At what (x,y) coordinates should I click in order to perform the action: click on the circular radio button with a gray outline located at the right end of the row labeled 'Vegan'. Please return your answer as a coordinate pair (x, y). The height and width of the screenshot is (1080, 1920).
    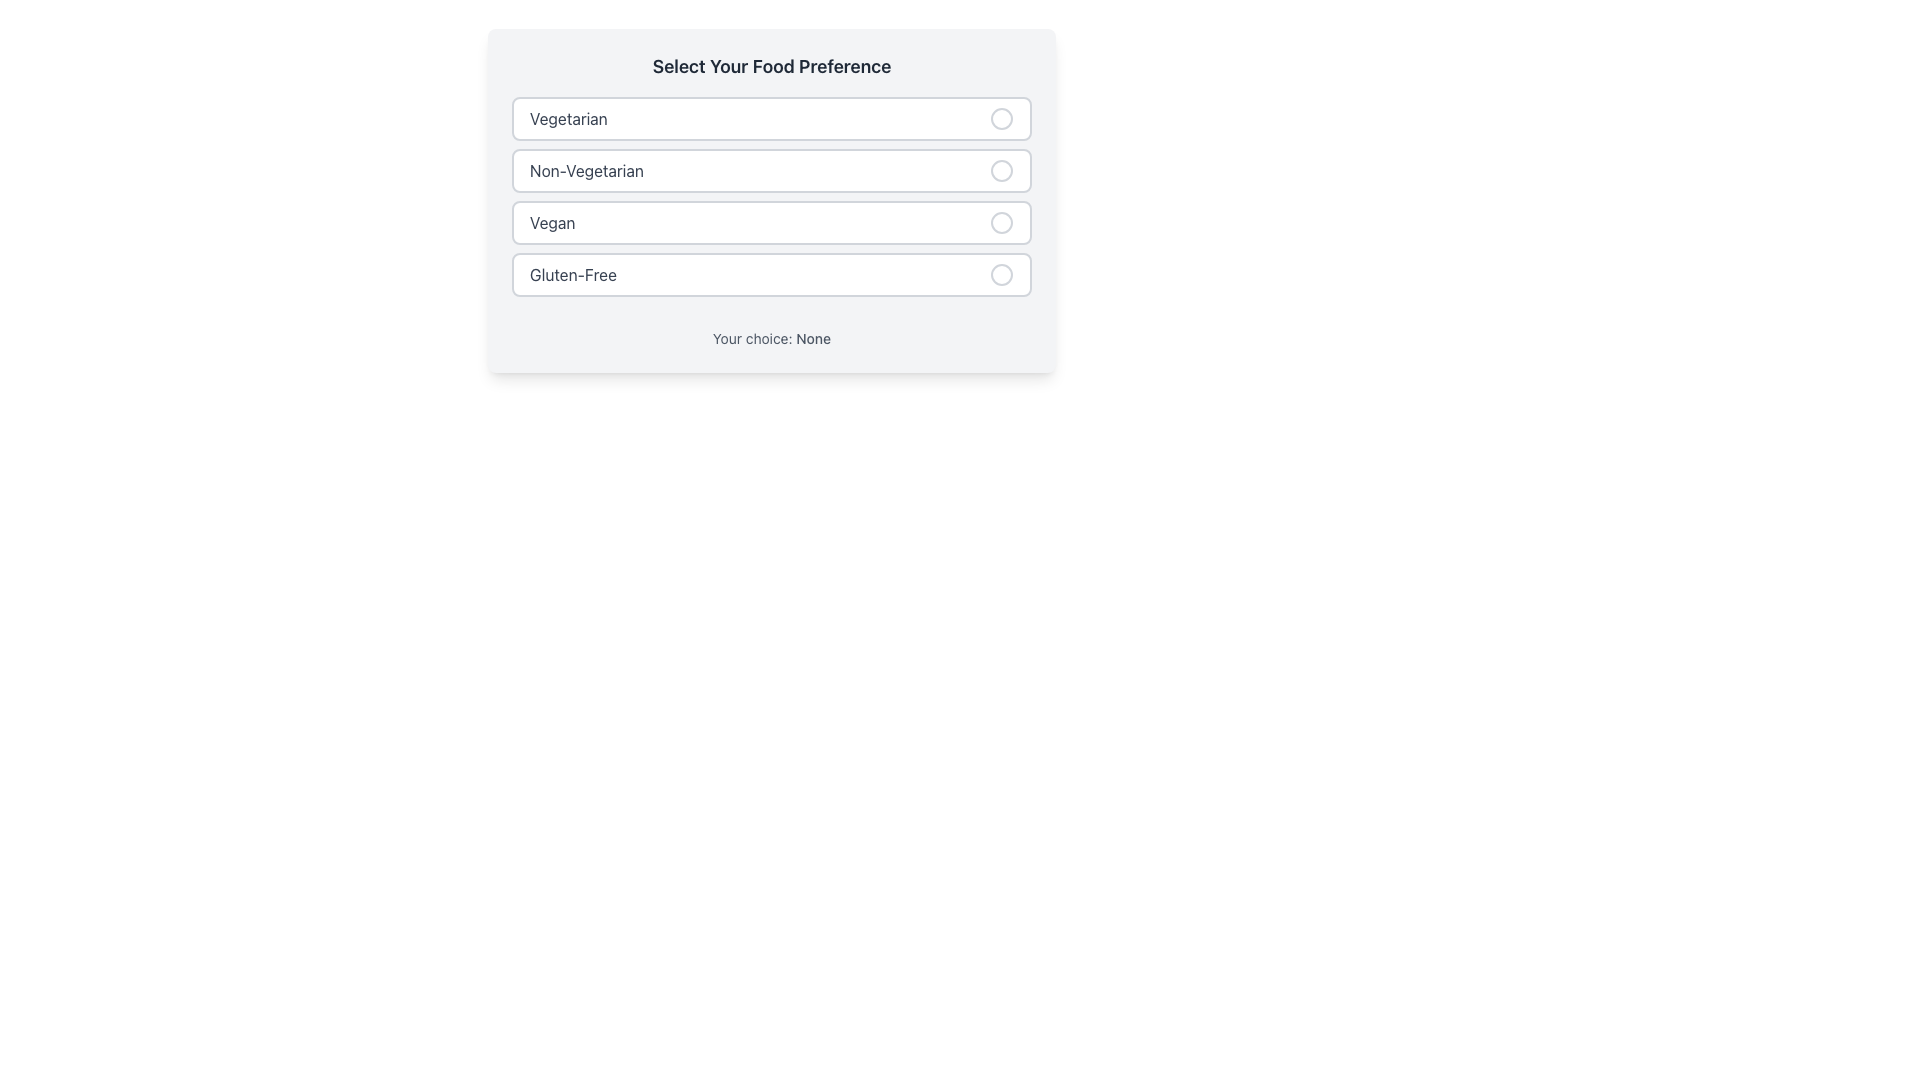
    Looking at the image, I should click on (1002, 223).